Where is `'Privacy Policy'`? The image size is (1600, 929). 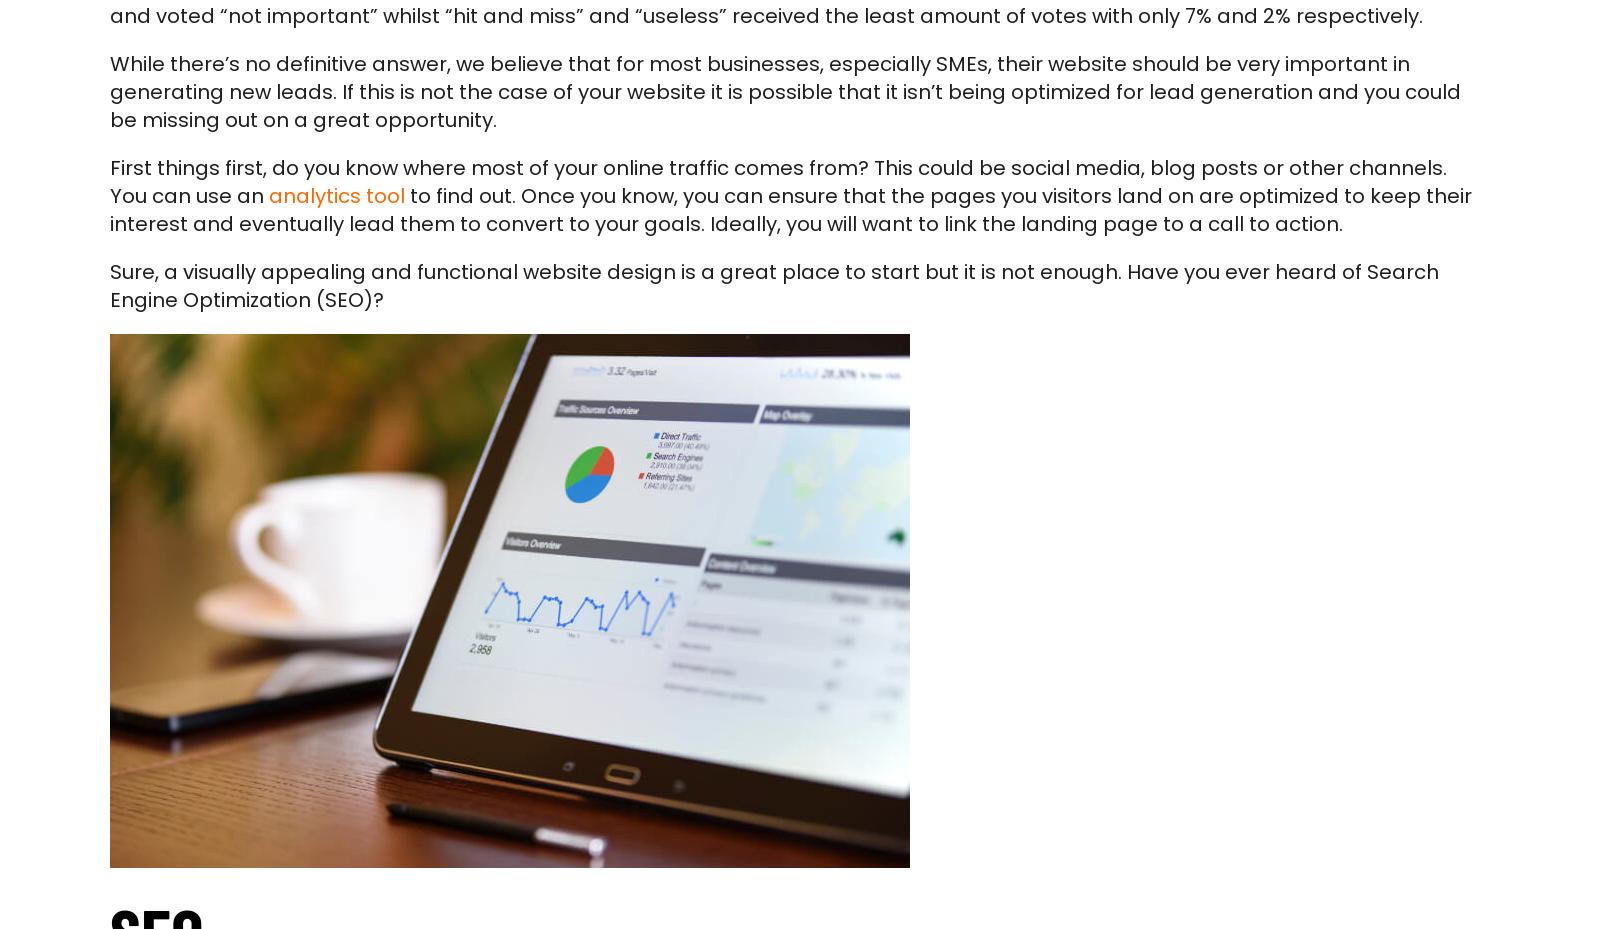 'Privacy Policy' is located at coordinates (175, 724).